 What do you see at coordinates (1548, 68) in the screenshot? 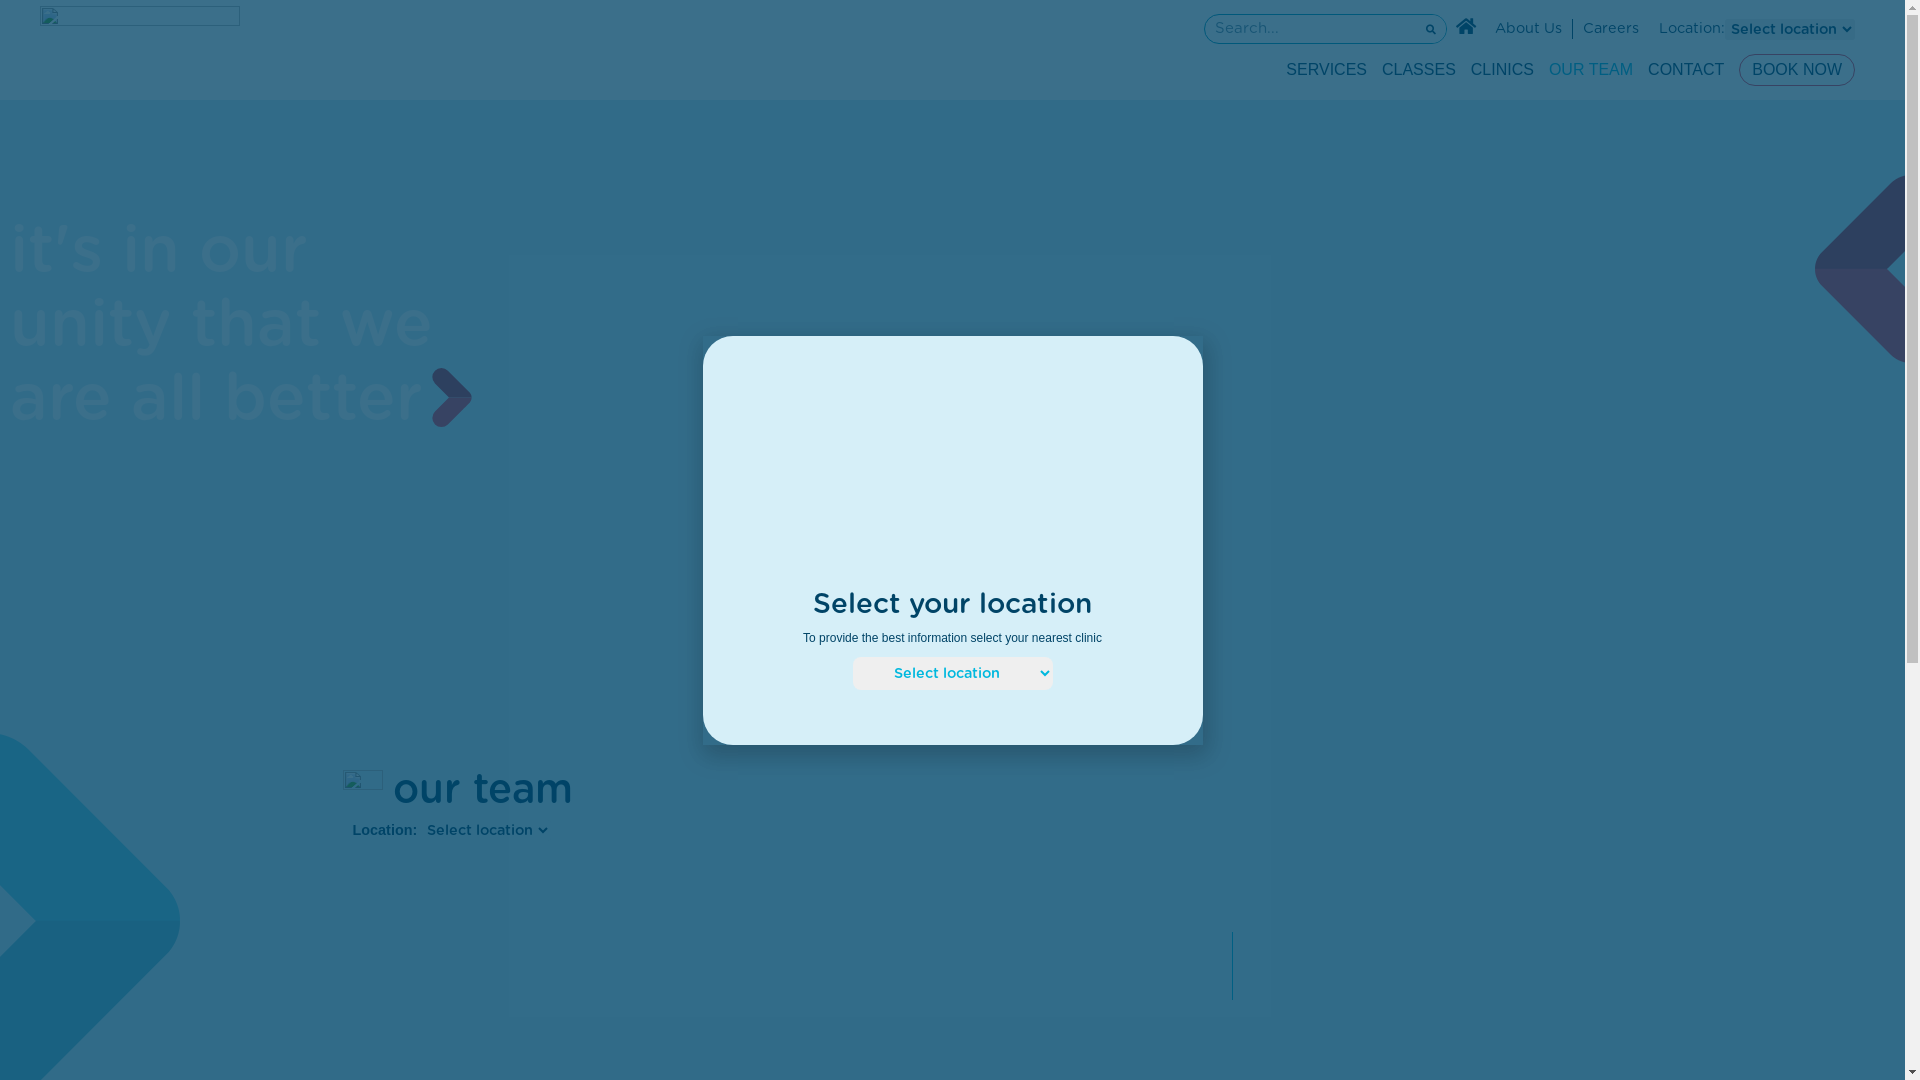
I see `'OUR TEAM'` at bounding box center [1548, 68].